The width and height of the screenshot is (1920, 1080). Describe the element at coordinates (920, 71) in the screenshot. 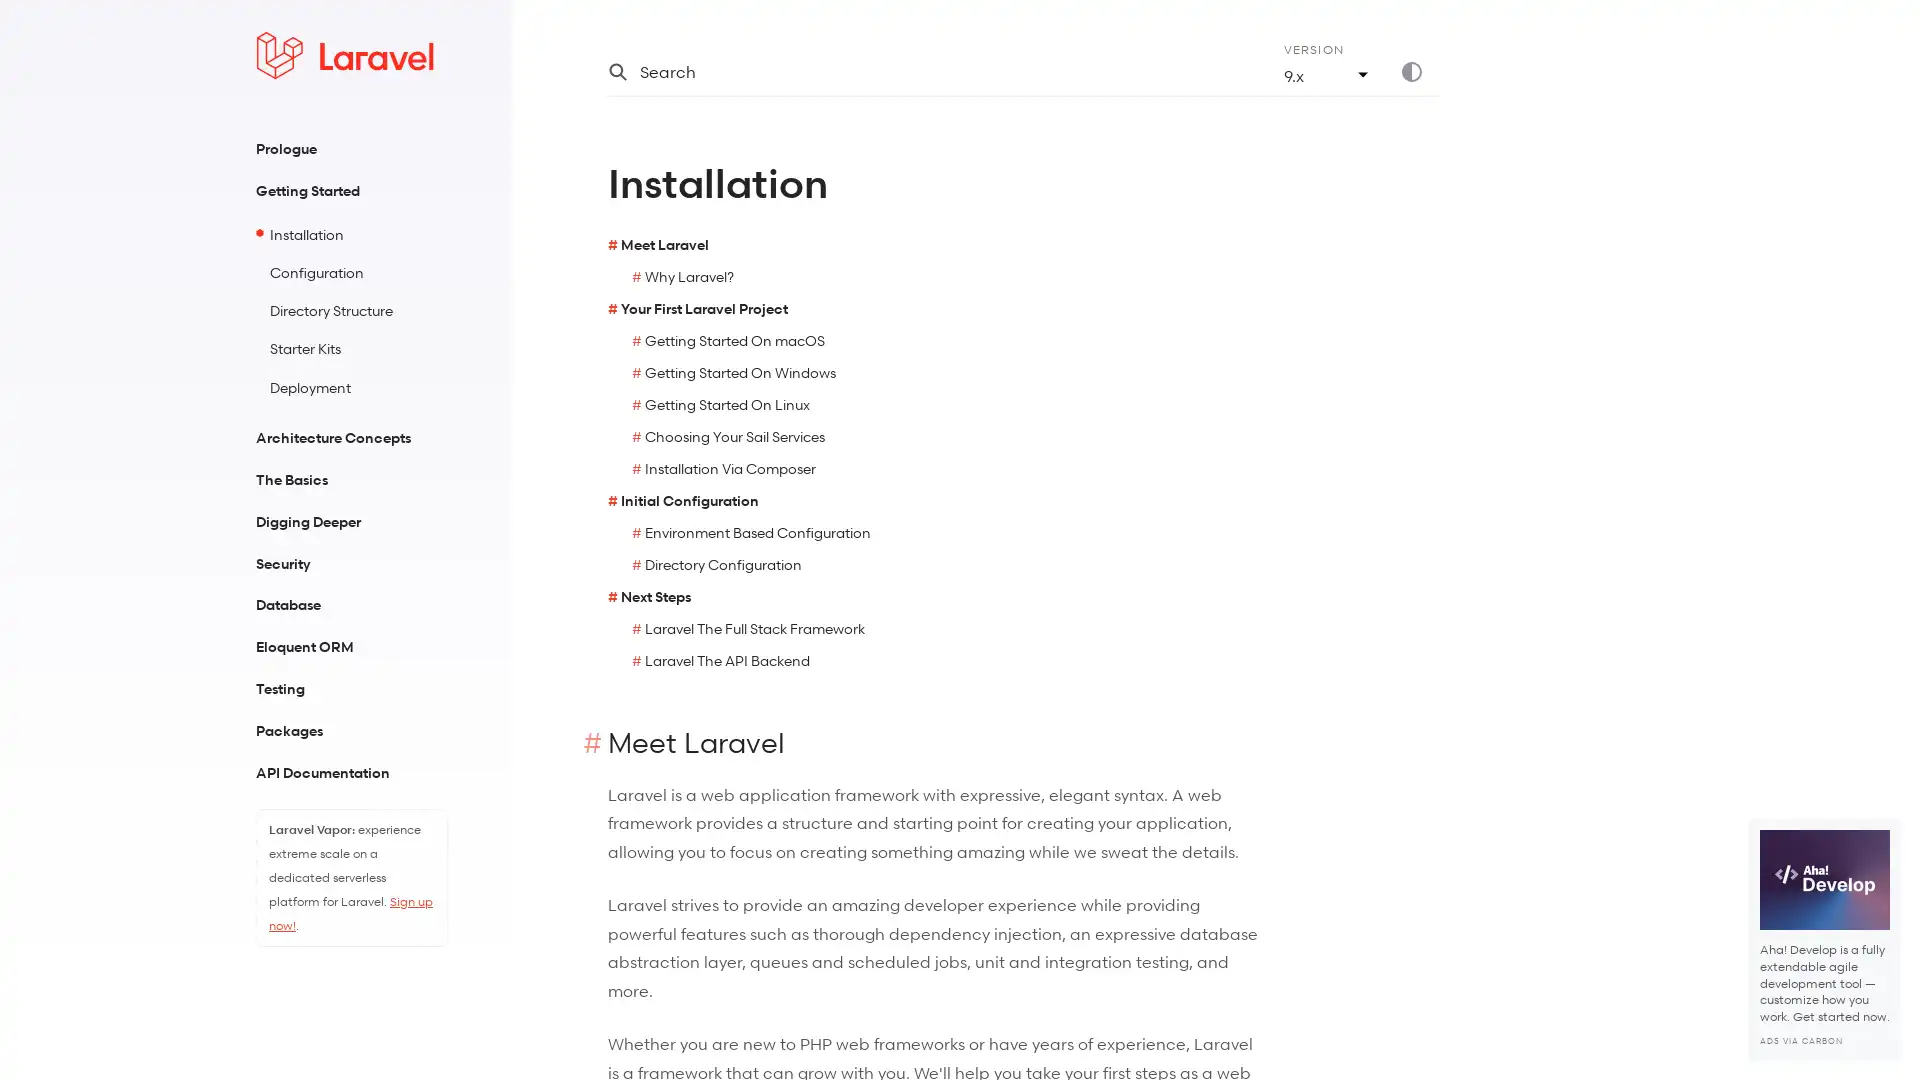

I see `Search` at that location.